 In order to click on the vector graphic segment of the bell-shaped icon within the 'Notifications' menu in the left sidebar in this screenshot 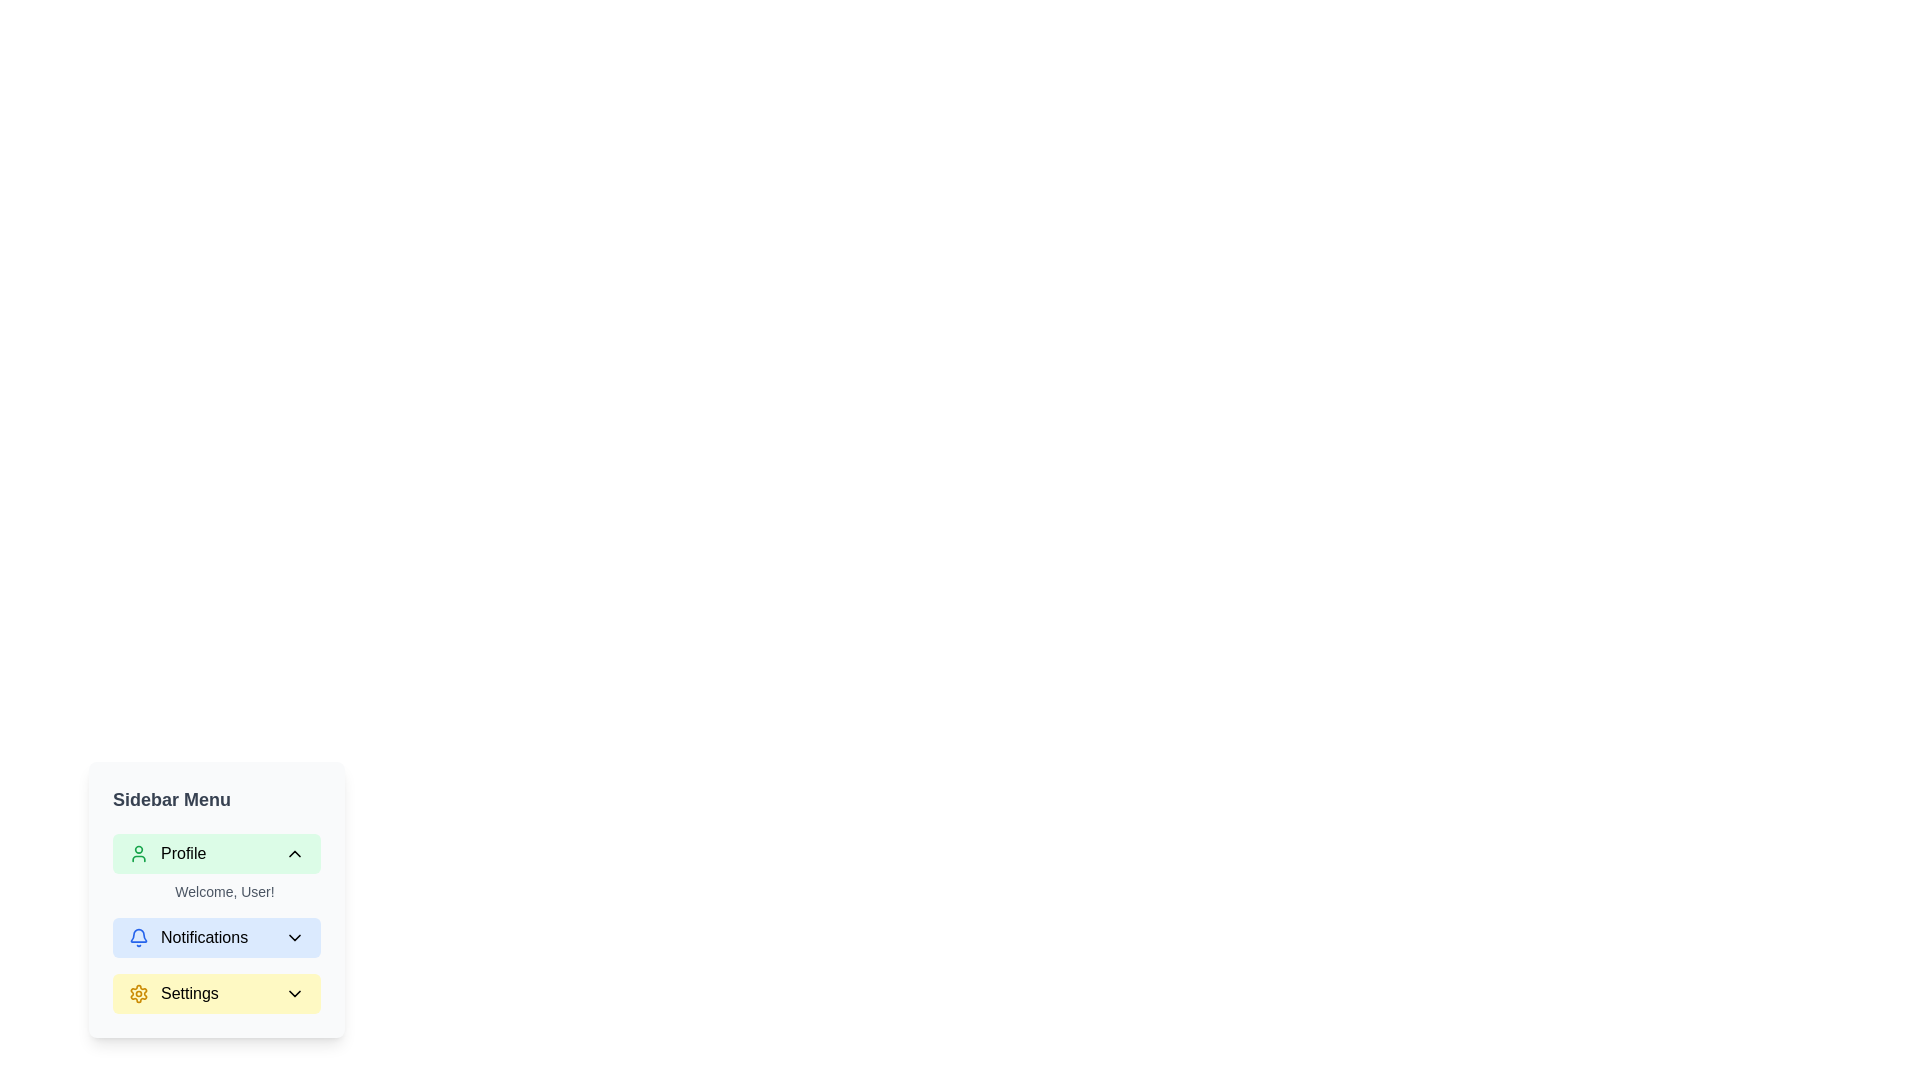, I will do `click(138, 935)`.